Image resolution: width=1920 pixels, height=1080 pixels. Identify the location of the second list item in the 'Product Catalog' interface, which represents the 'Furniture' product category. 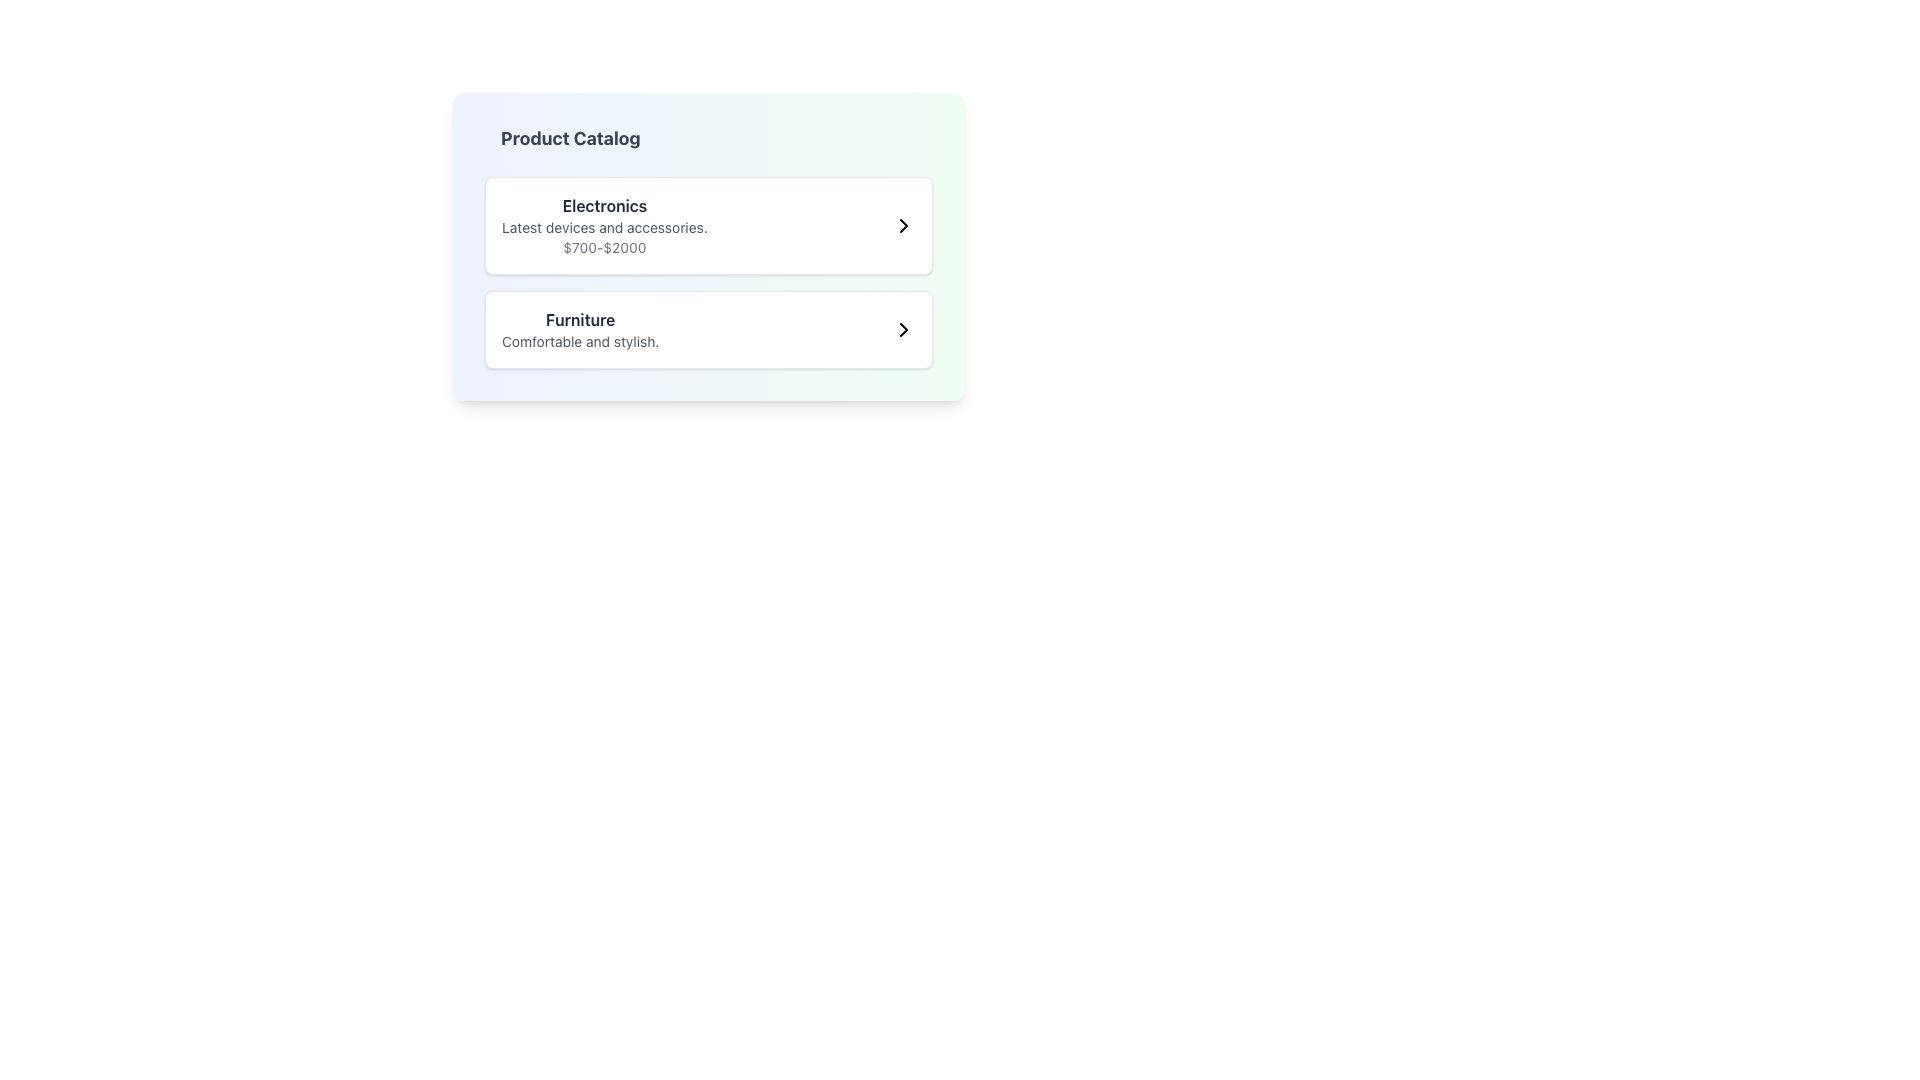
(709, 329).